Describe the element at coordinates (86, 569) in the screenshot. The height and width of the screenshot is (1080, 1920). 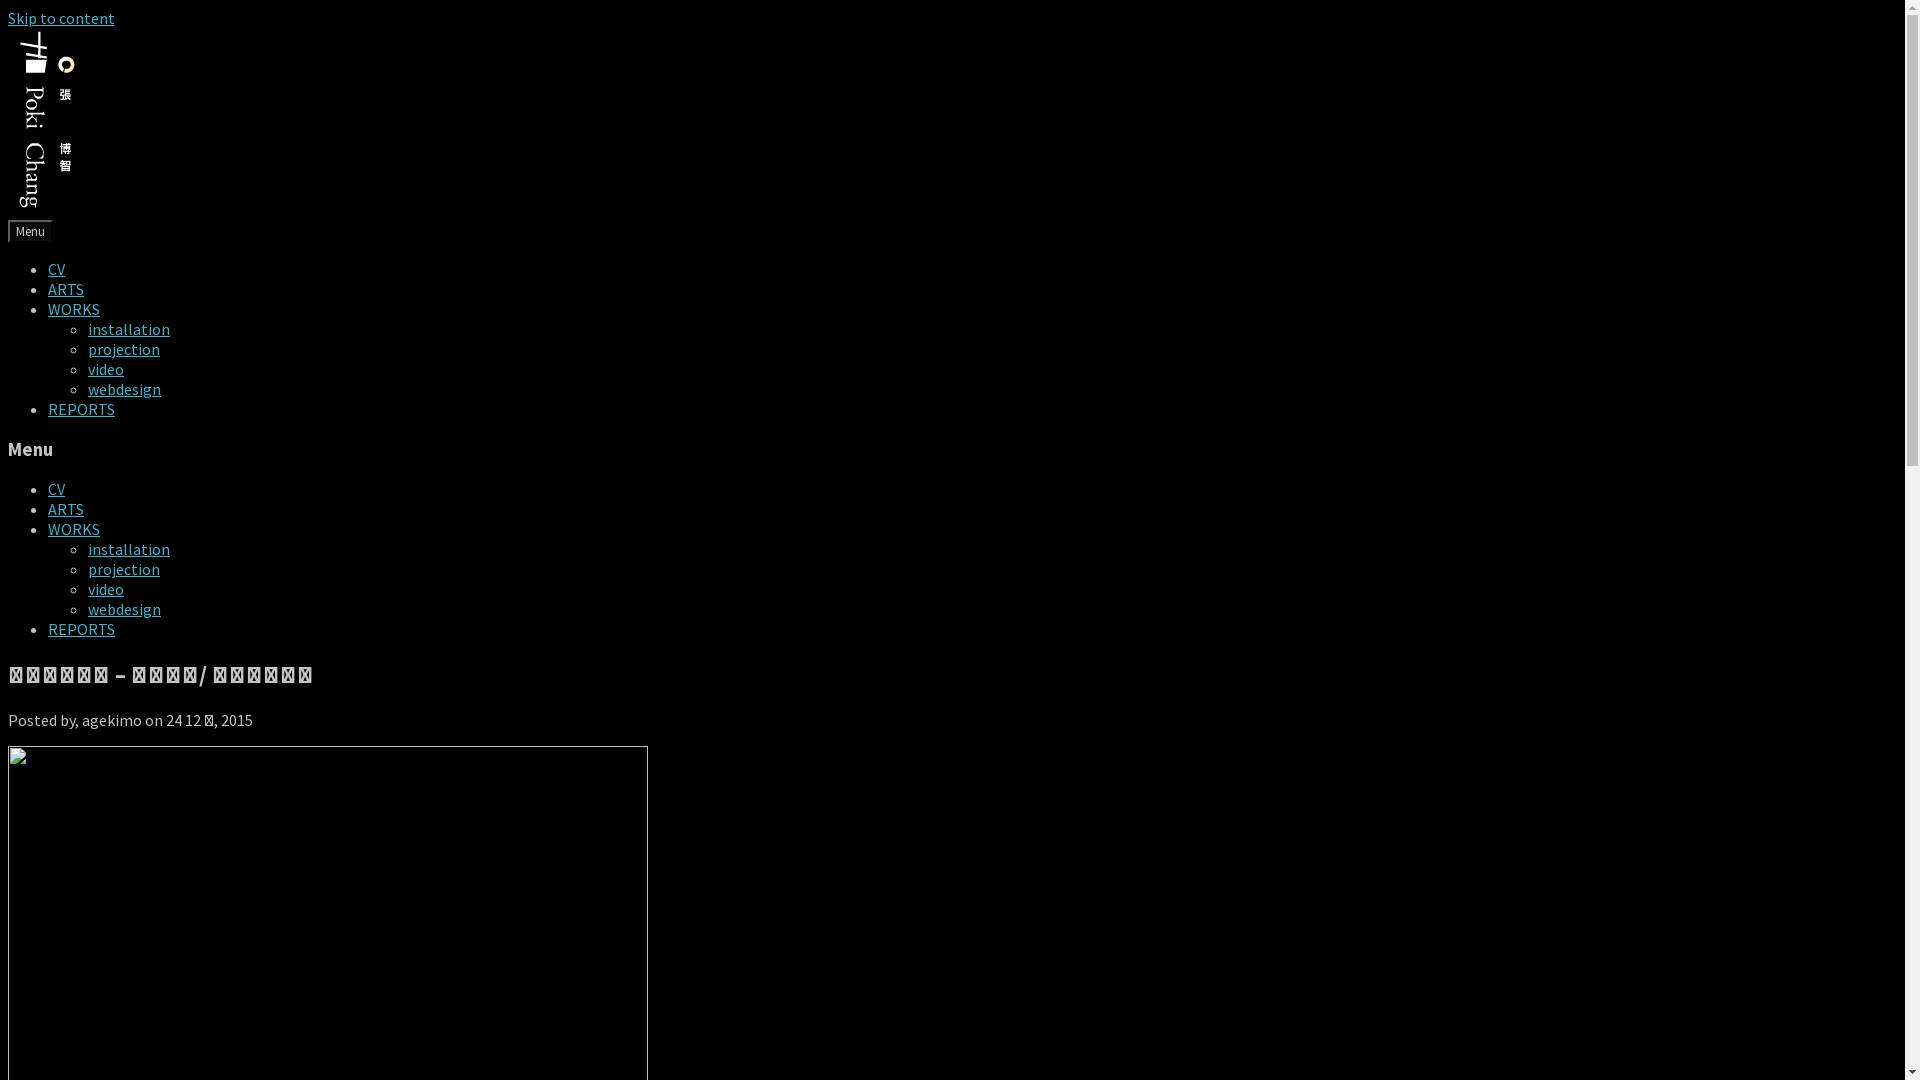
I see `'projection'` at that location.